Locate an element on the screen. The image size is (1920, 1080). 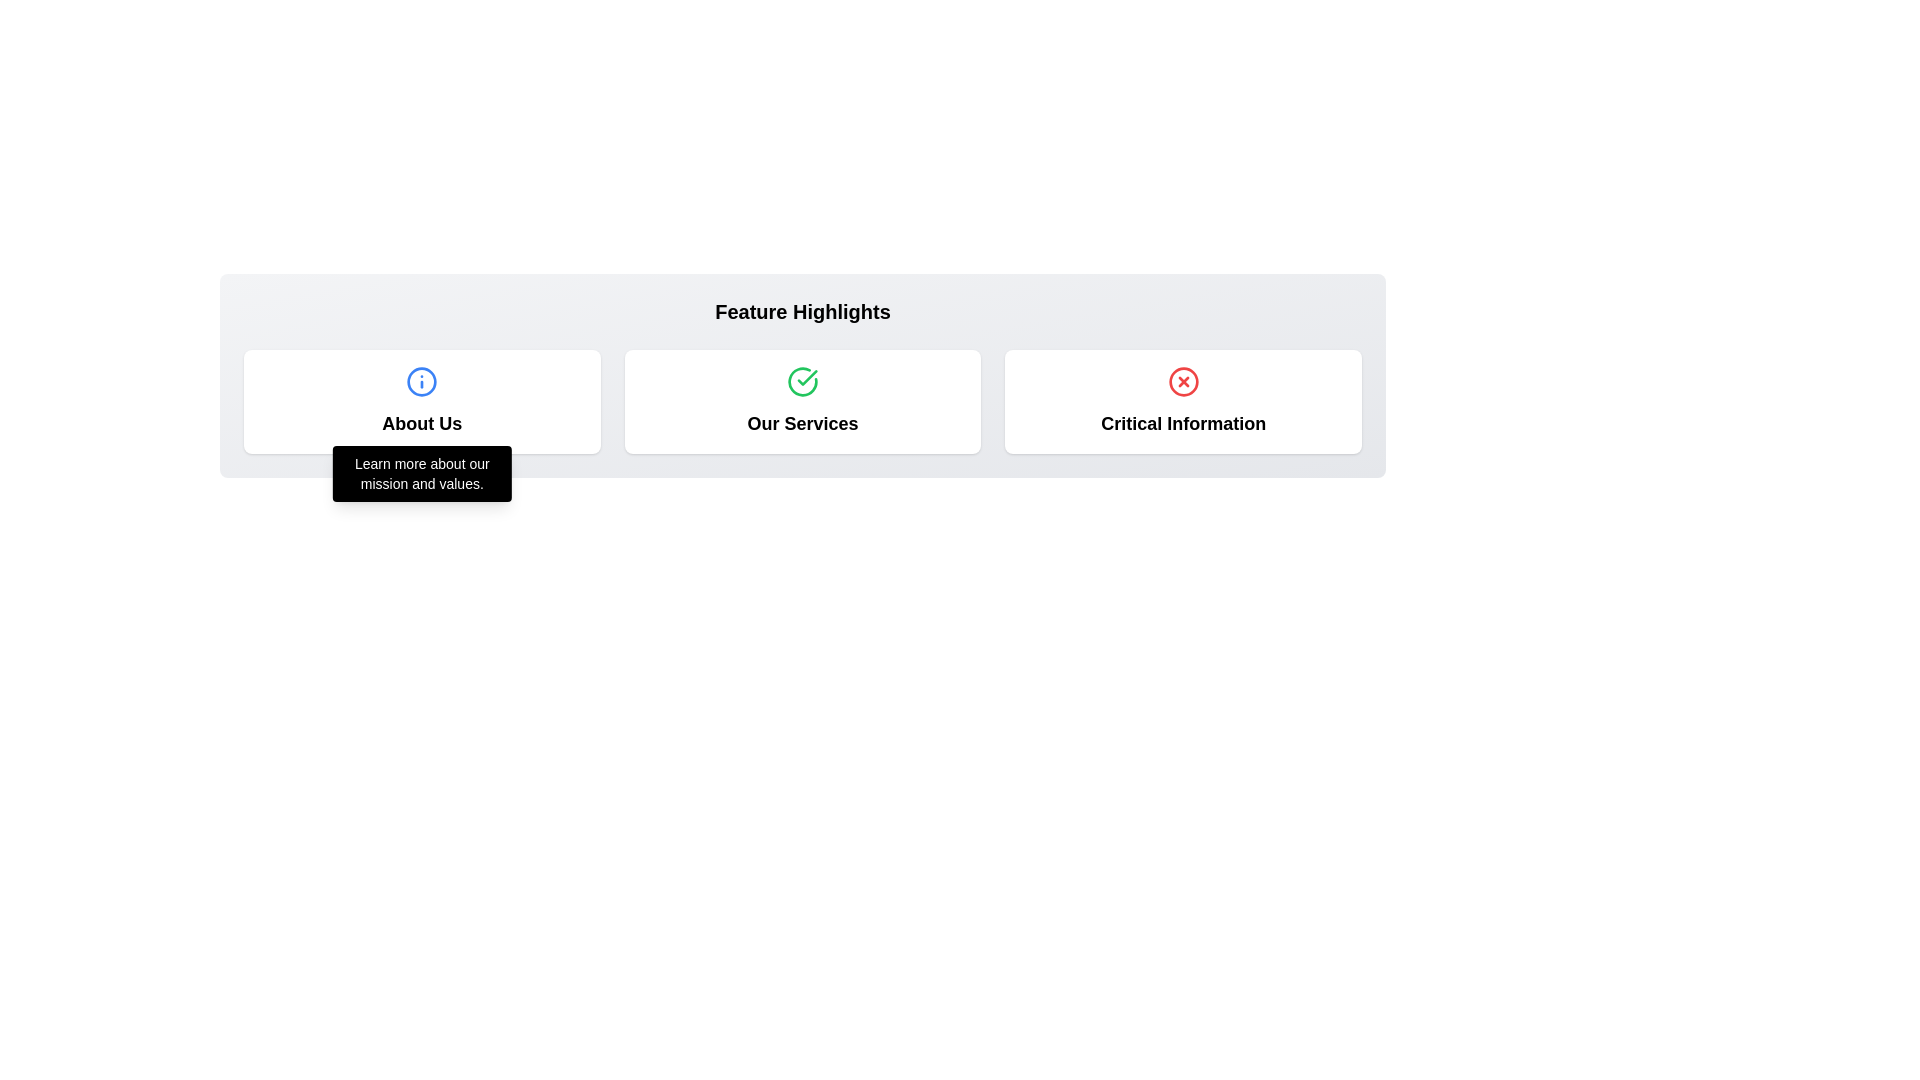
the text label that serves as the header for the card, positioned at the top-center of the box above the secondary information blocks is located at coordinates (802, 312).